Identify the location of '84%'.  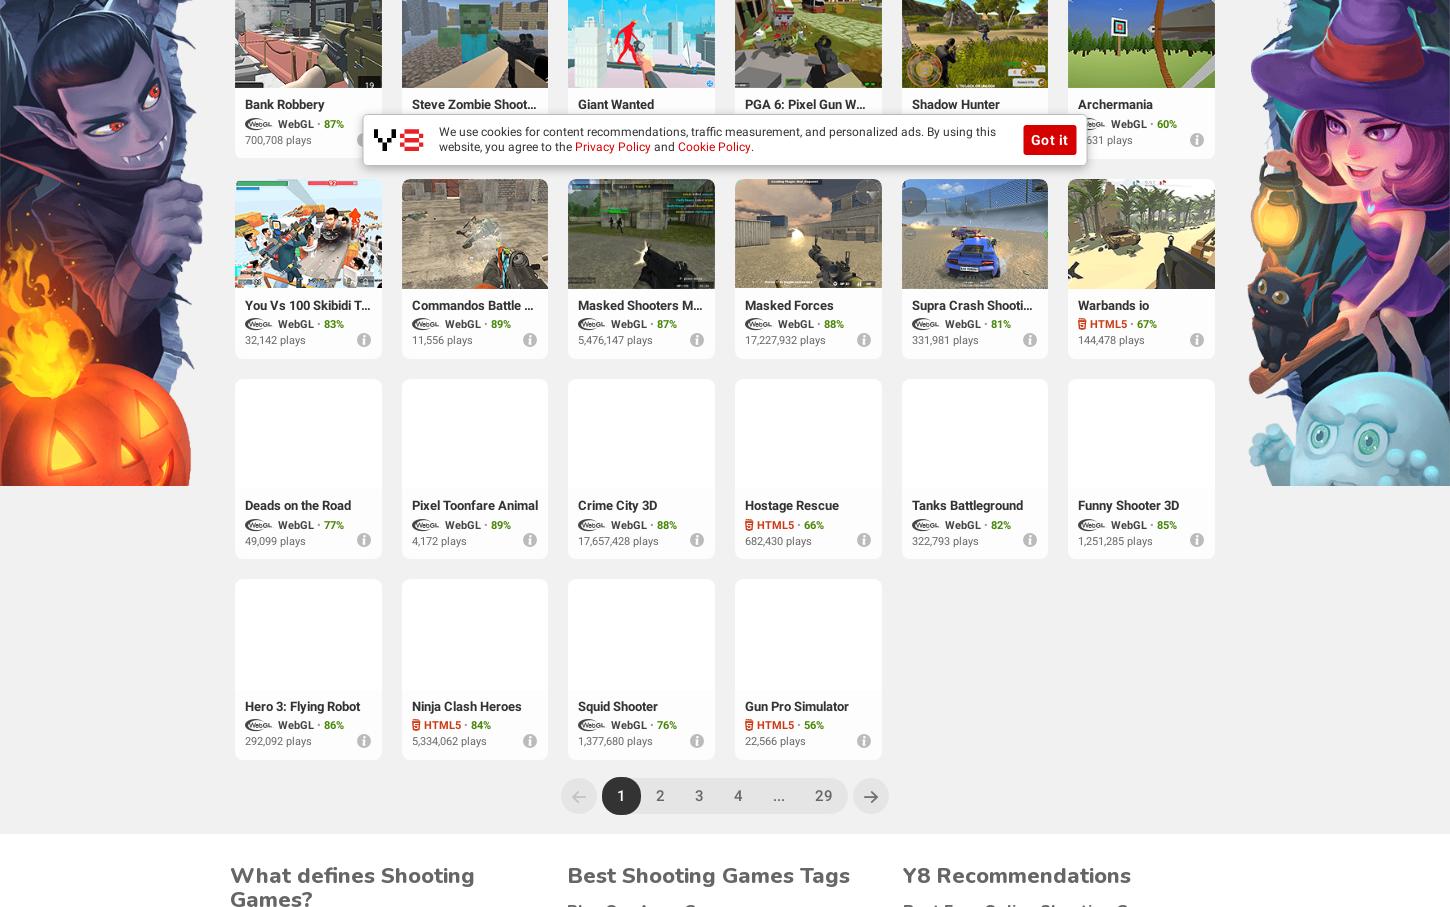
(478, 724).